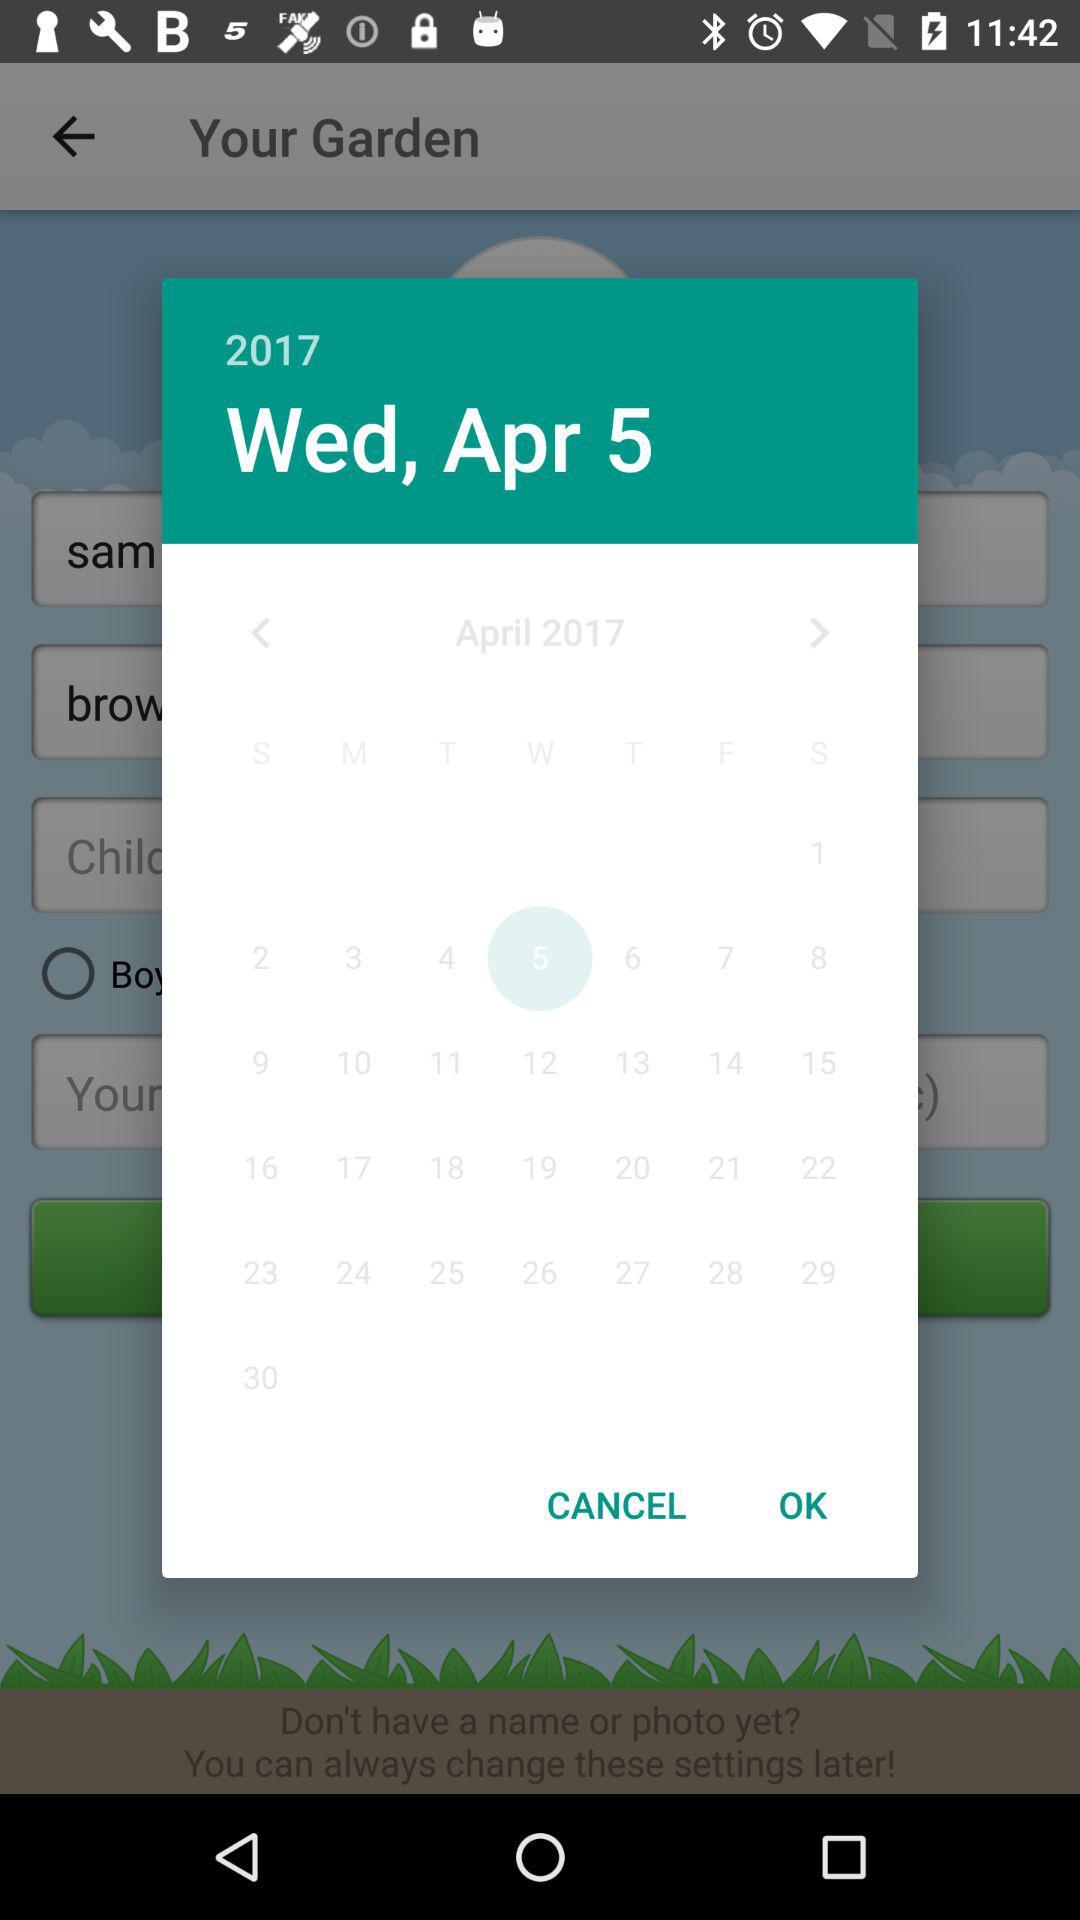 Image resolution: width=1080 pixels, height=1920 pixels. What do you see at coordinates (801, 1504) in the screenshot?
I see `the item next to cancel item` at bounding box center [801, 1504].